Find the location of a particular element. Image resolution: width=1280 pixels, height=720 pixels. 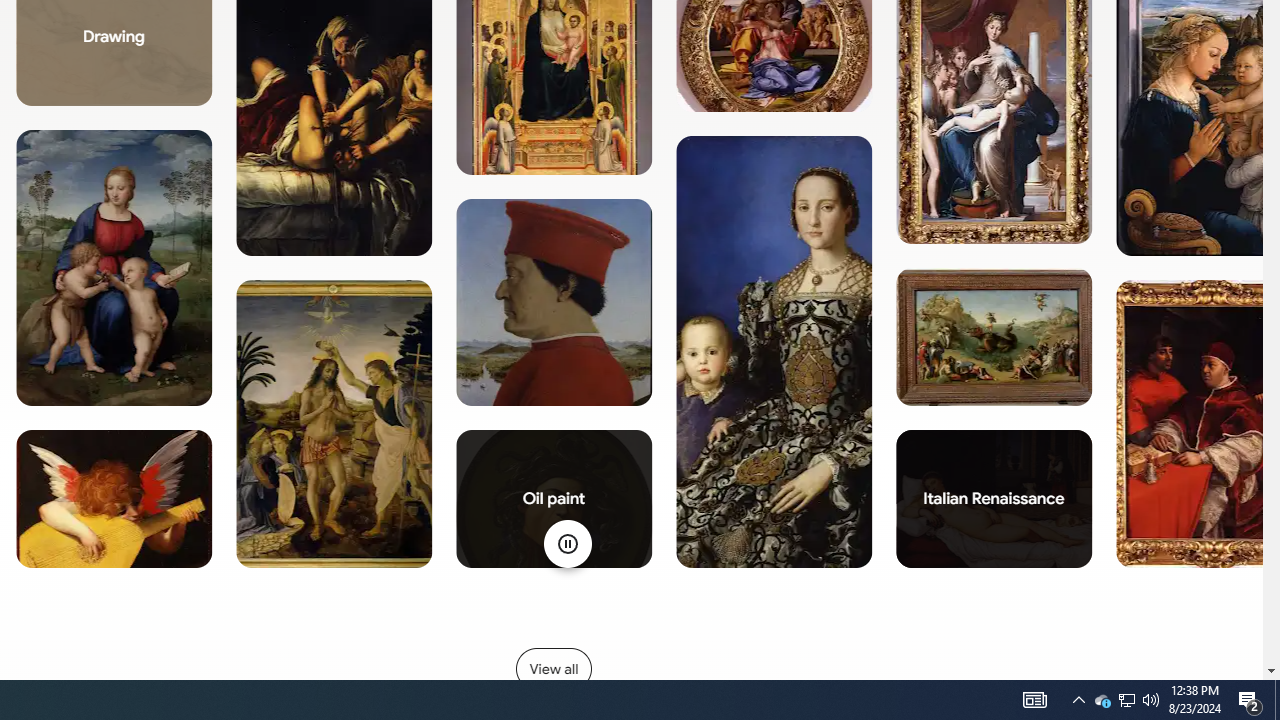

'View all' is located at coordinates (553, 668).